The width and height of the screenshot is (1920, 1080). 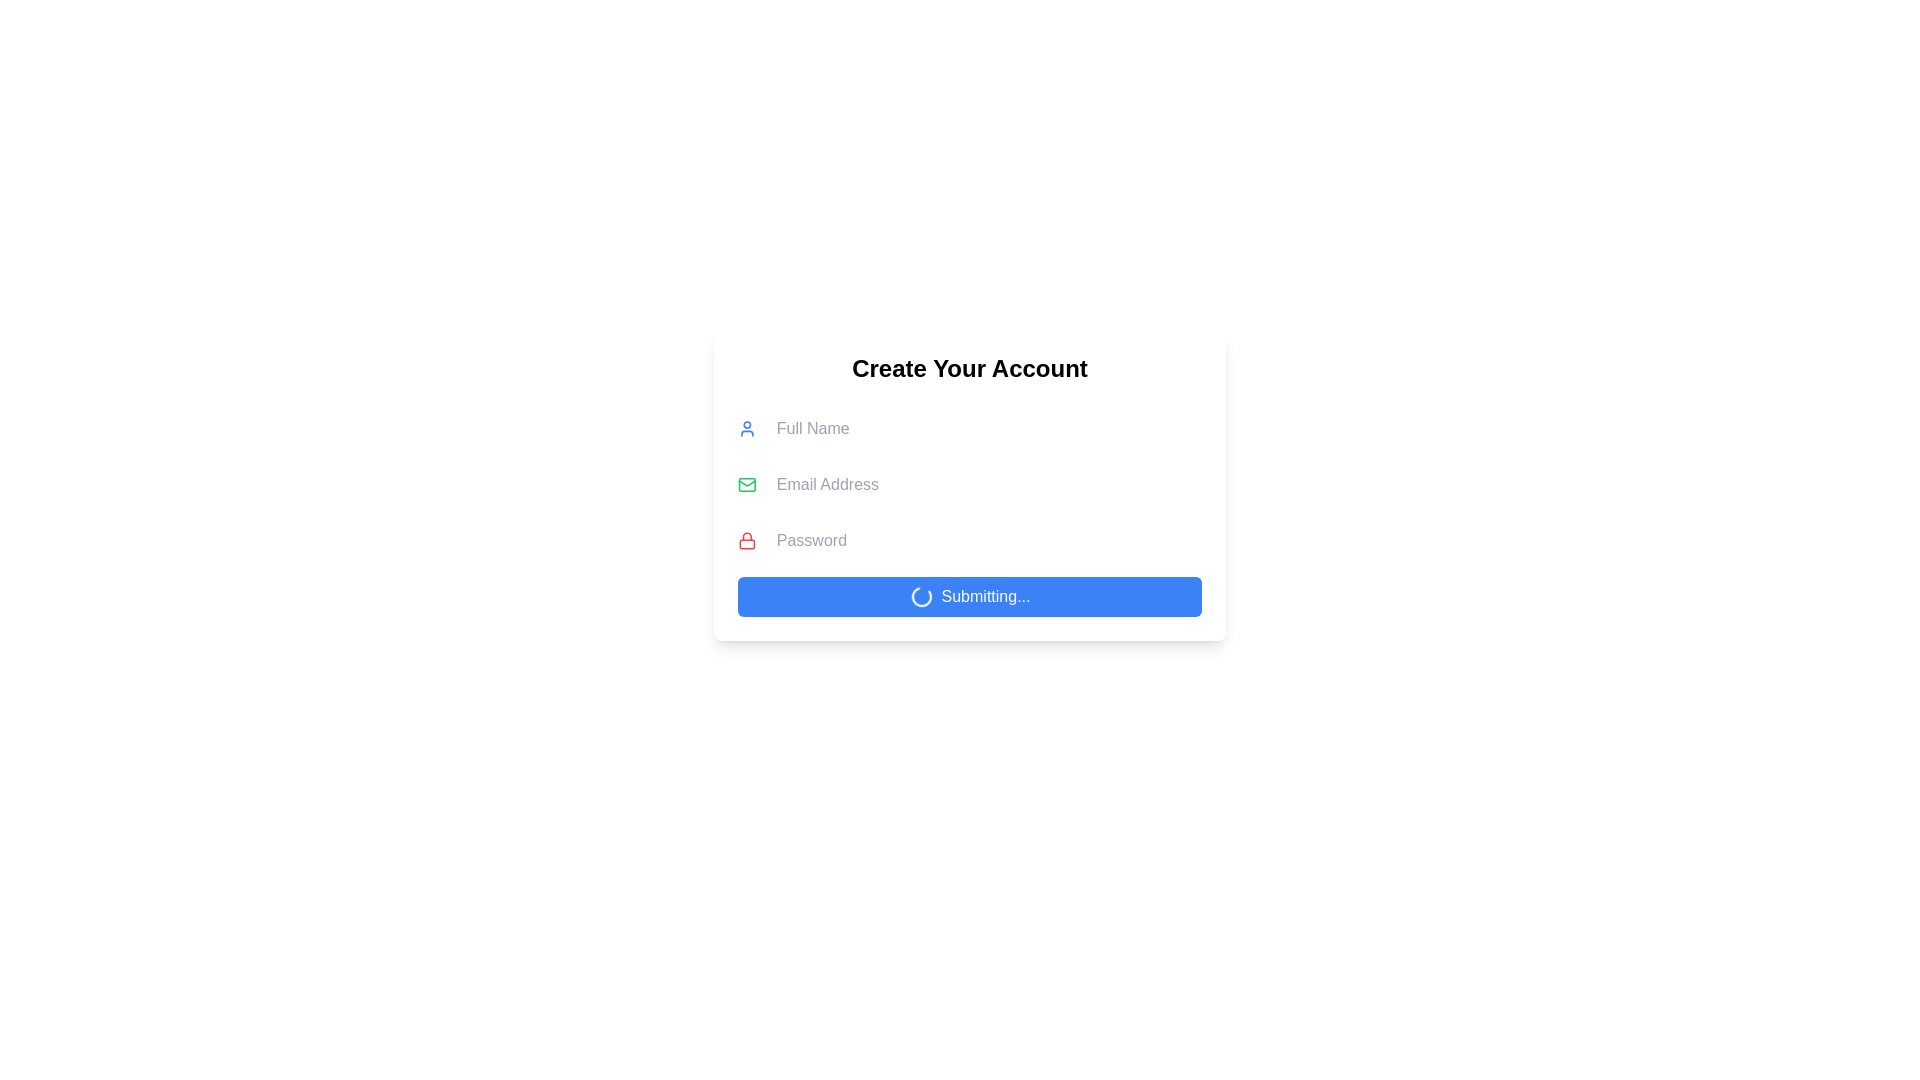 What do you see at coordinates (746, 427) in the screenshot?
I see `the user profile icon, which is styled with a blue fill and located to the left of the 'Full Name' text input field in the 'Create Your Account' form` at bounding box center [746, 427].